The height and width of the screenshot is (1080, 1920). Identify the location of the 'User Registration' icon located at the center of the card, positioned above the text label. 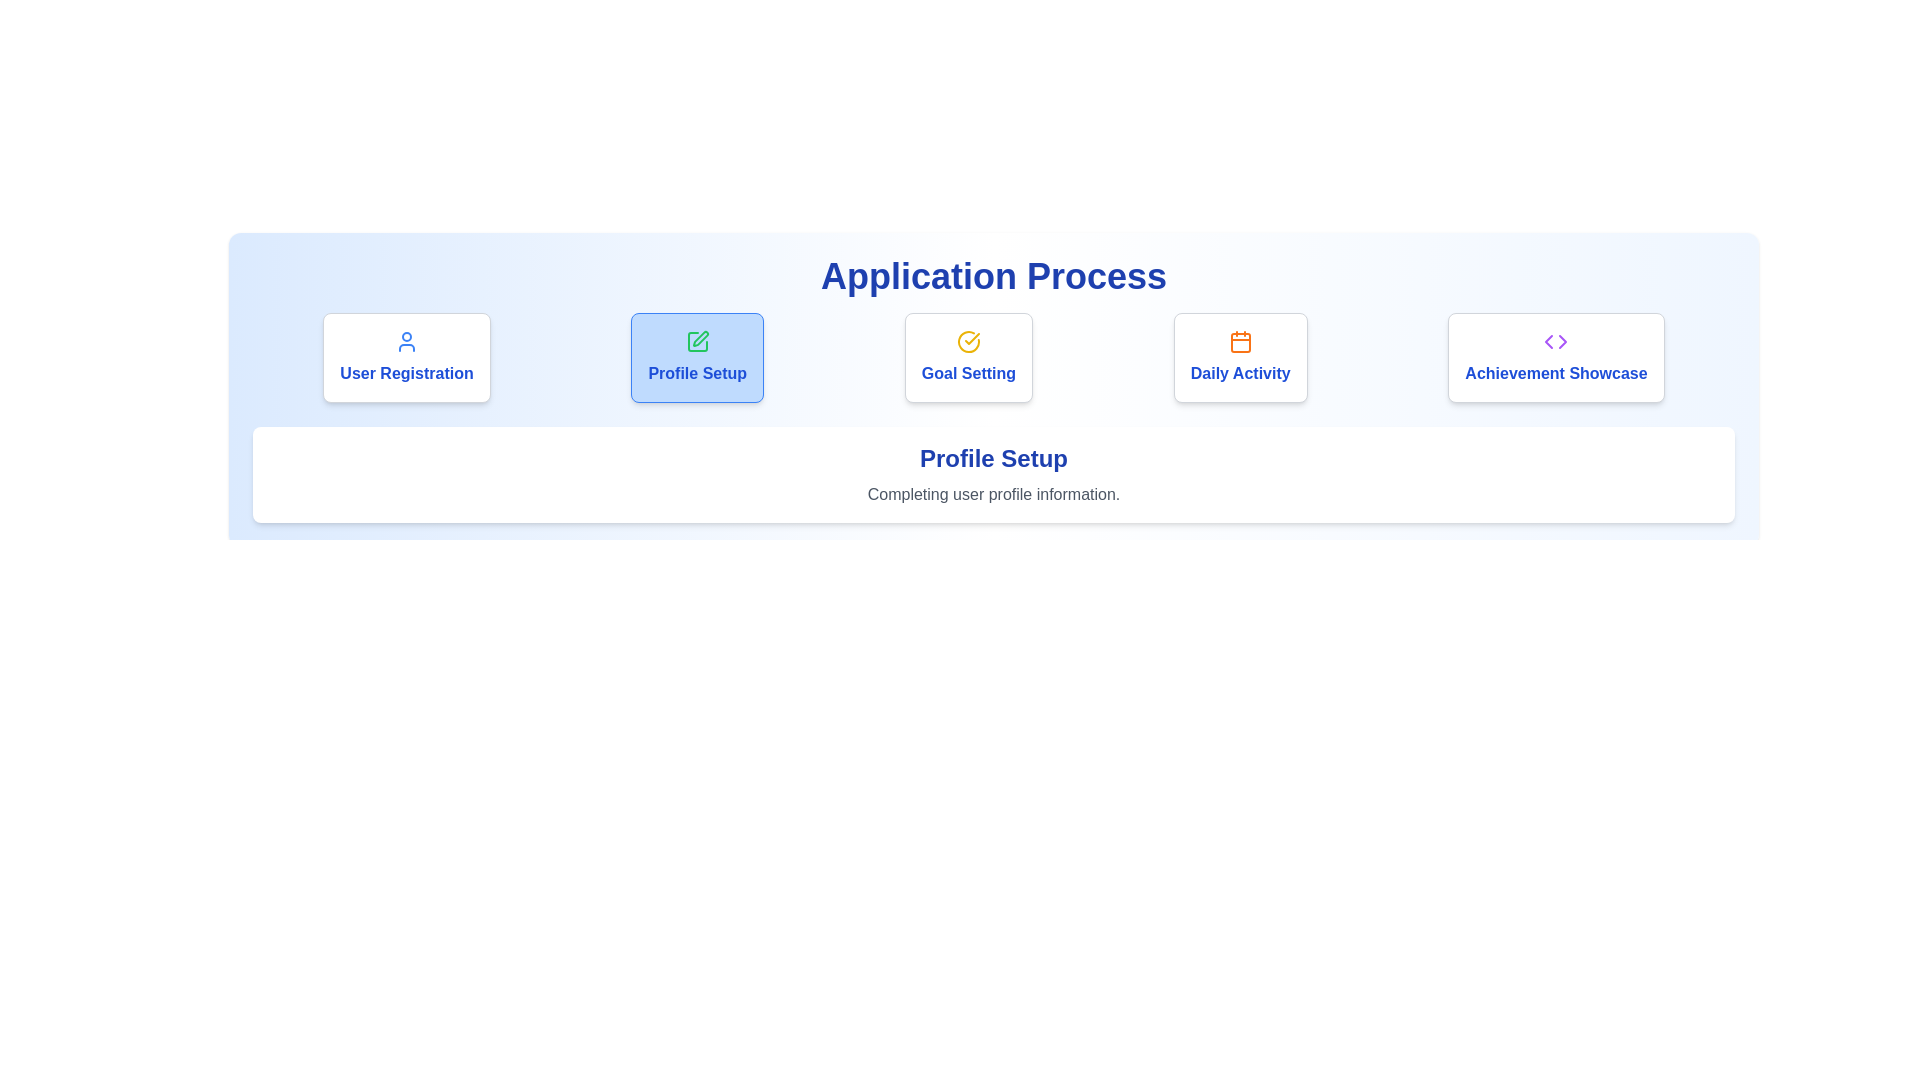
(406, 341).